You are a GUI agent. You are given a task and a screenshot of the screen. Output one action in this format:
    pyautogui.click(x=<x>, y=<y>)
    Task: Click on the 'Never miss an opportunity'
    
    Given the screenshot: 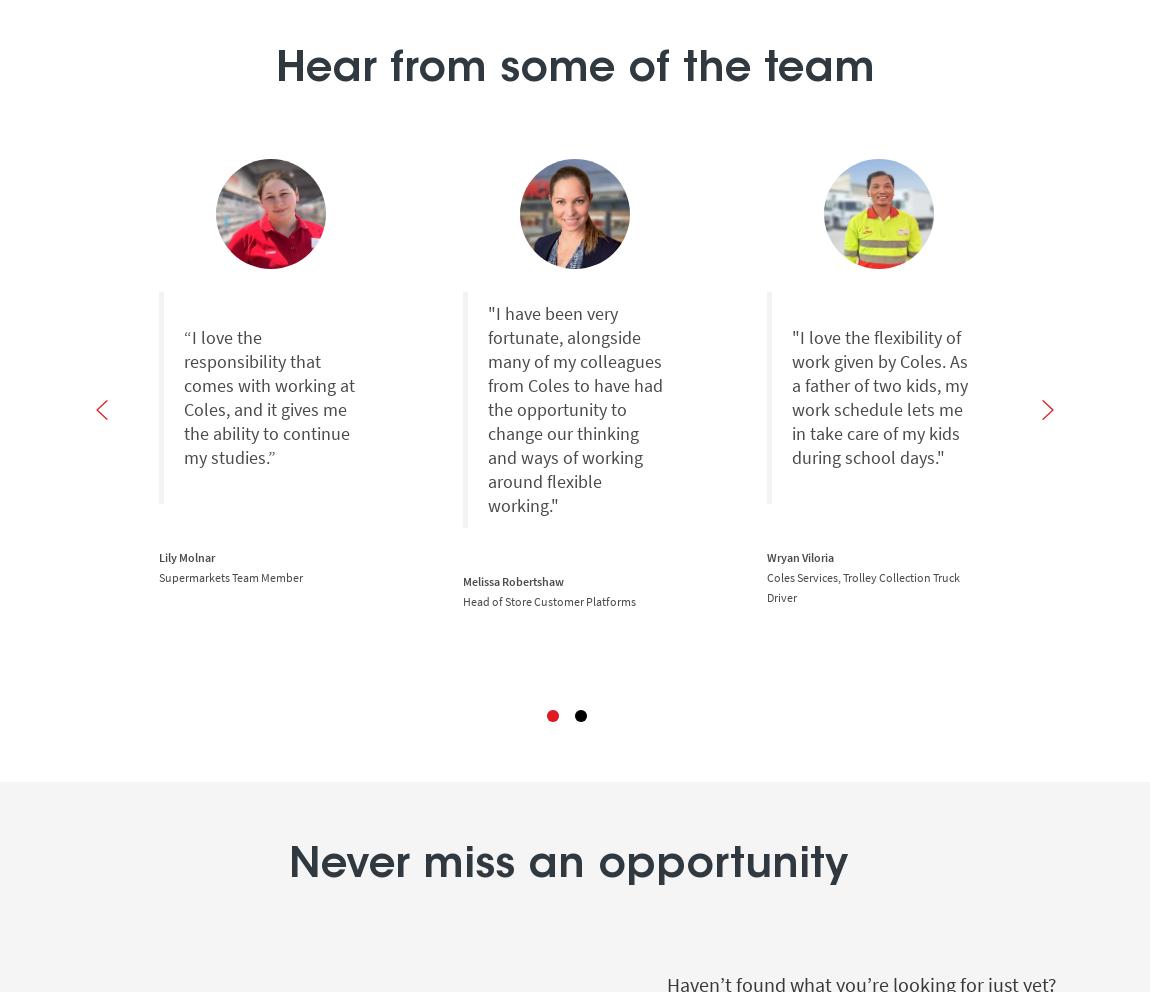 What is the action you would take?
    pyautogui.click(x=575, y=866)
    